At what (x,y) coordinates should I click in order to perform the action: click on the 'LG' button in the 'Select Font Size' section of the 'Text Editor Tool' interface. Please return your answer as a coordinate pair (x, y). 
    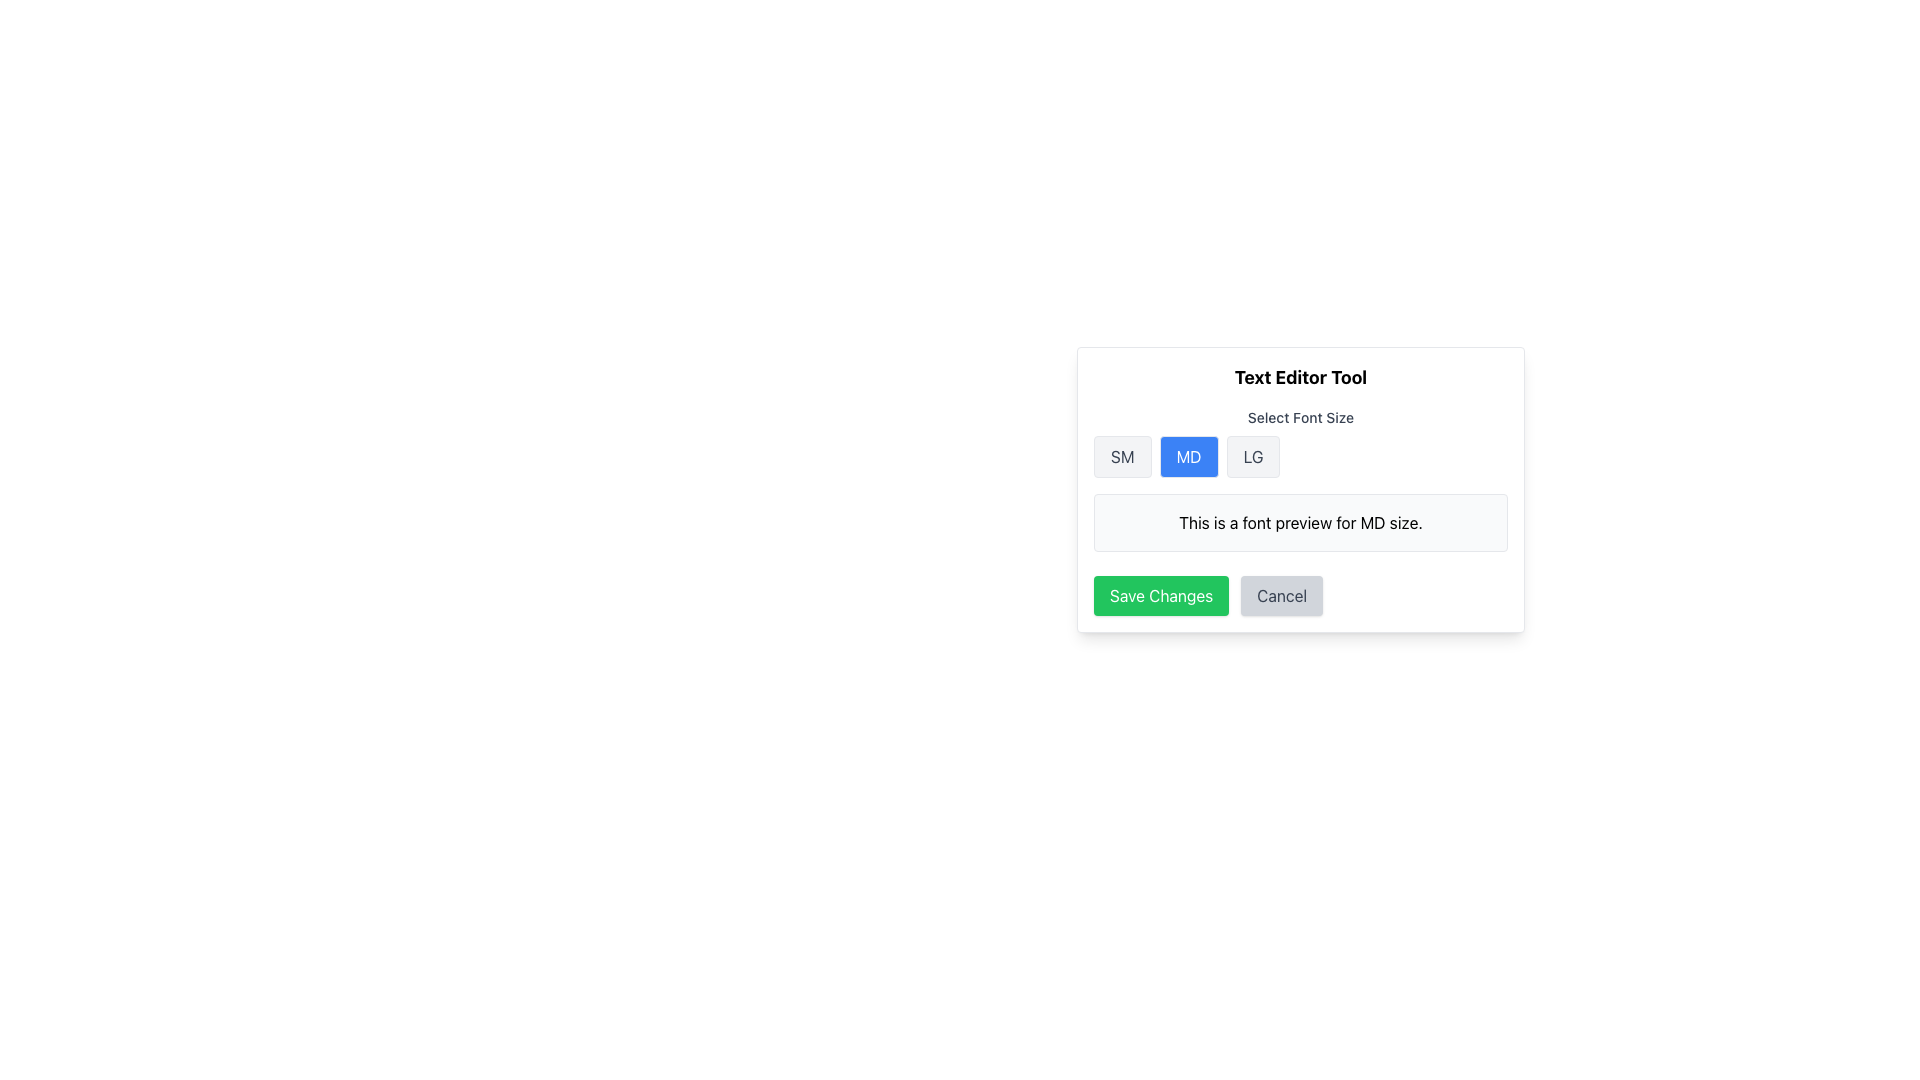
    Looking at the image, I should click on (1252, 456).